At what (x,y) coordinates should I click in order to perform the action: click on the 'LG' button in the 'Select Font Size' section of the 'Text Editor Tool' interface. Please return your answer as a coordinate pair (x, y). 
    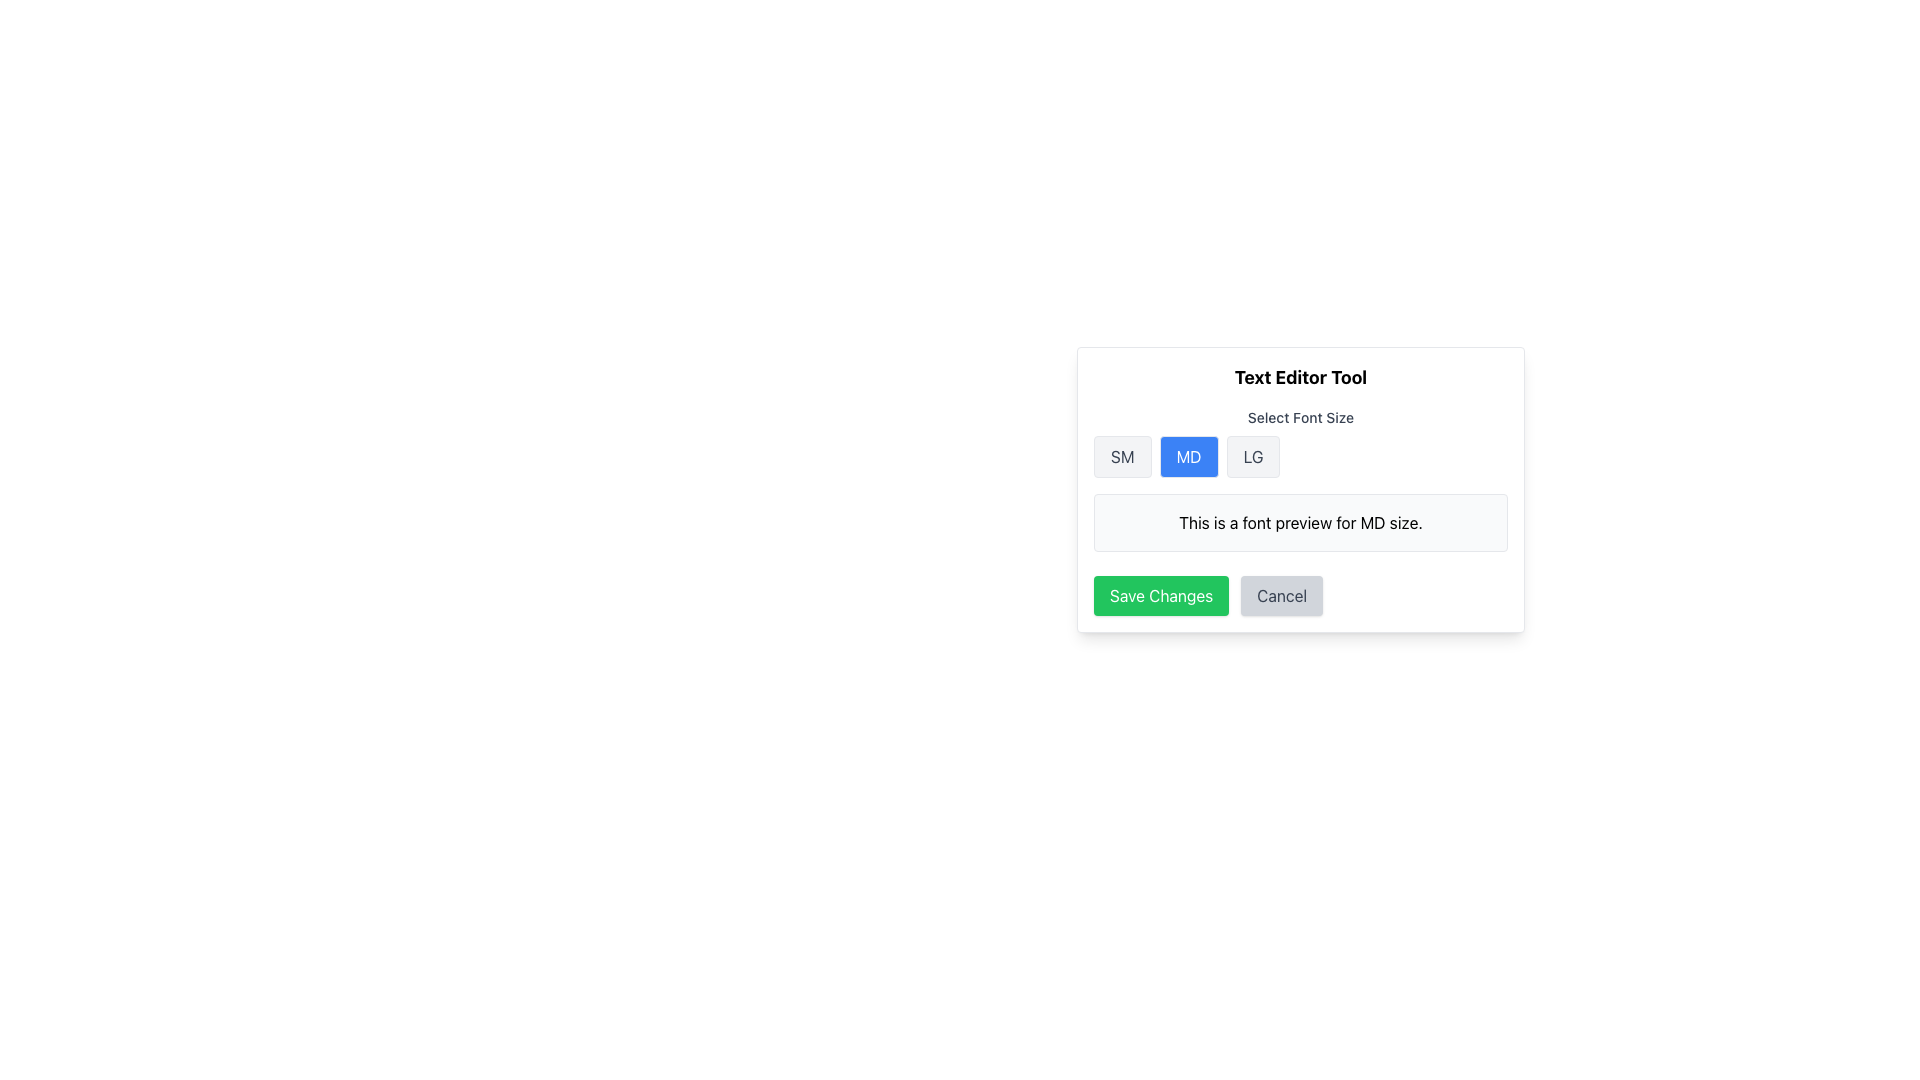
    Looking at the image, I should click on (1252, 456).